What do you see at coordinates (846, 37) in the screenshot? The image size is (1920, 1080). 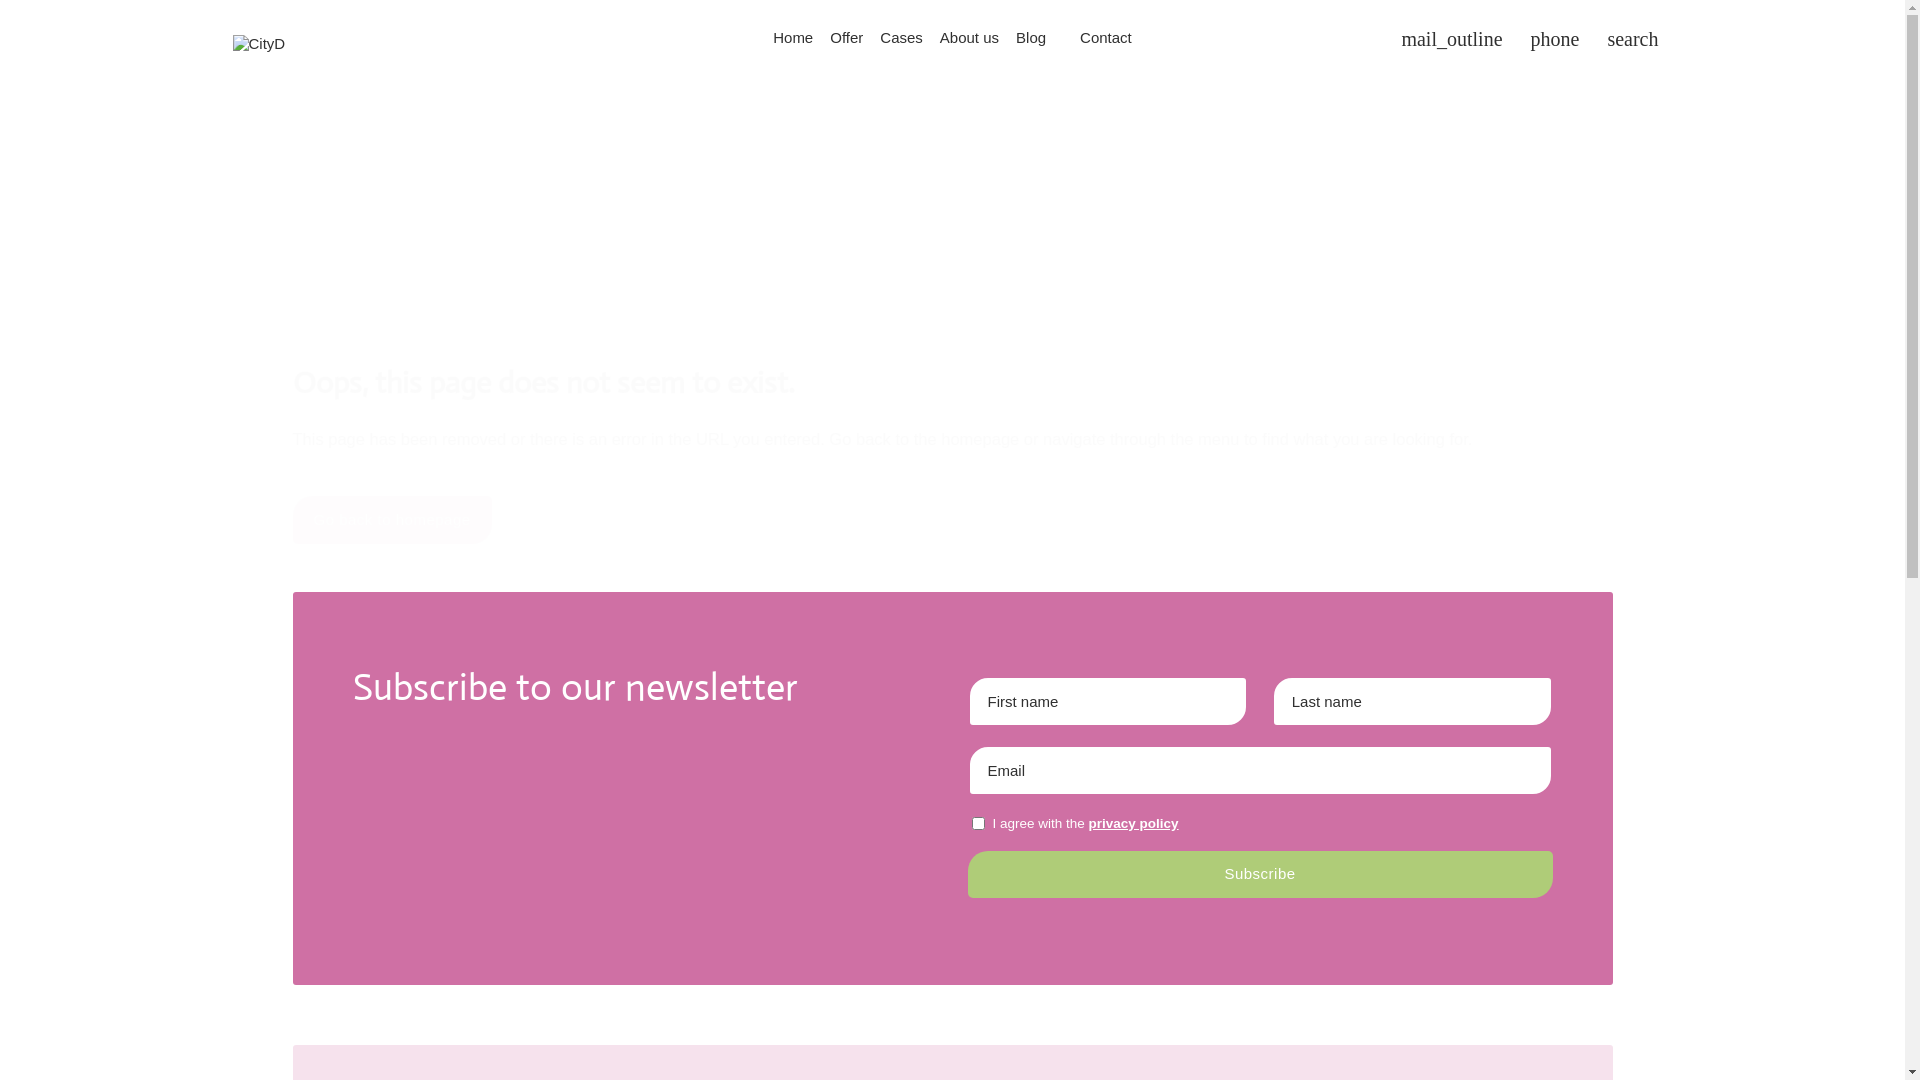 I see `'Offer'` at bounding box center [846, 37].